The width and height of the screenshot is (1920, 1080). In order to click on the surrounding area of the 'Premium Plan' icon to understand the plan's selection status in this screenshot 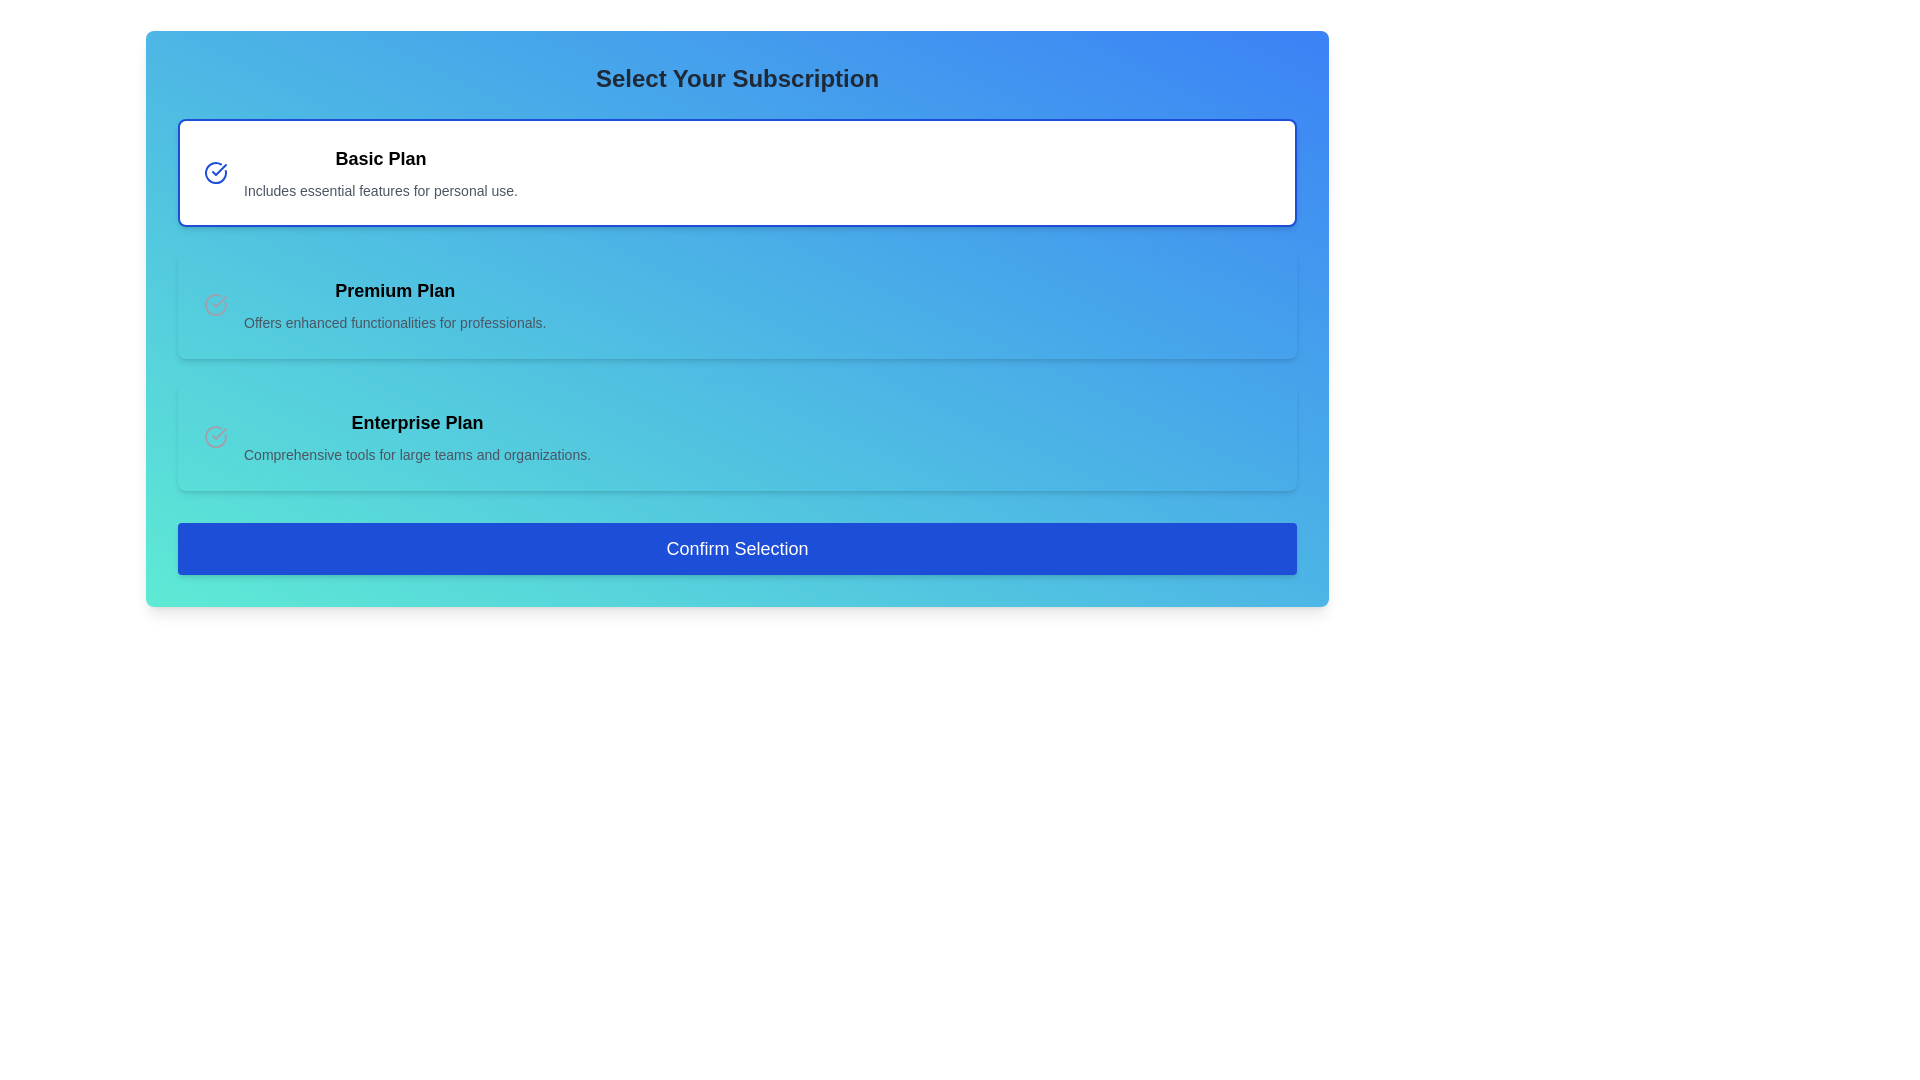, I will do `click(216, 304)`.